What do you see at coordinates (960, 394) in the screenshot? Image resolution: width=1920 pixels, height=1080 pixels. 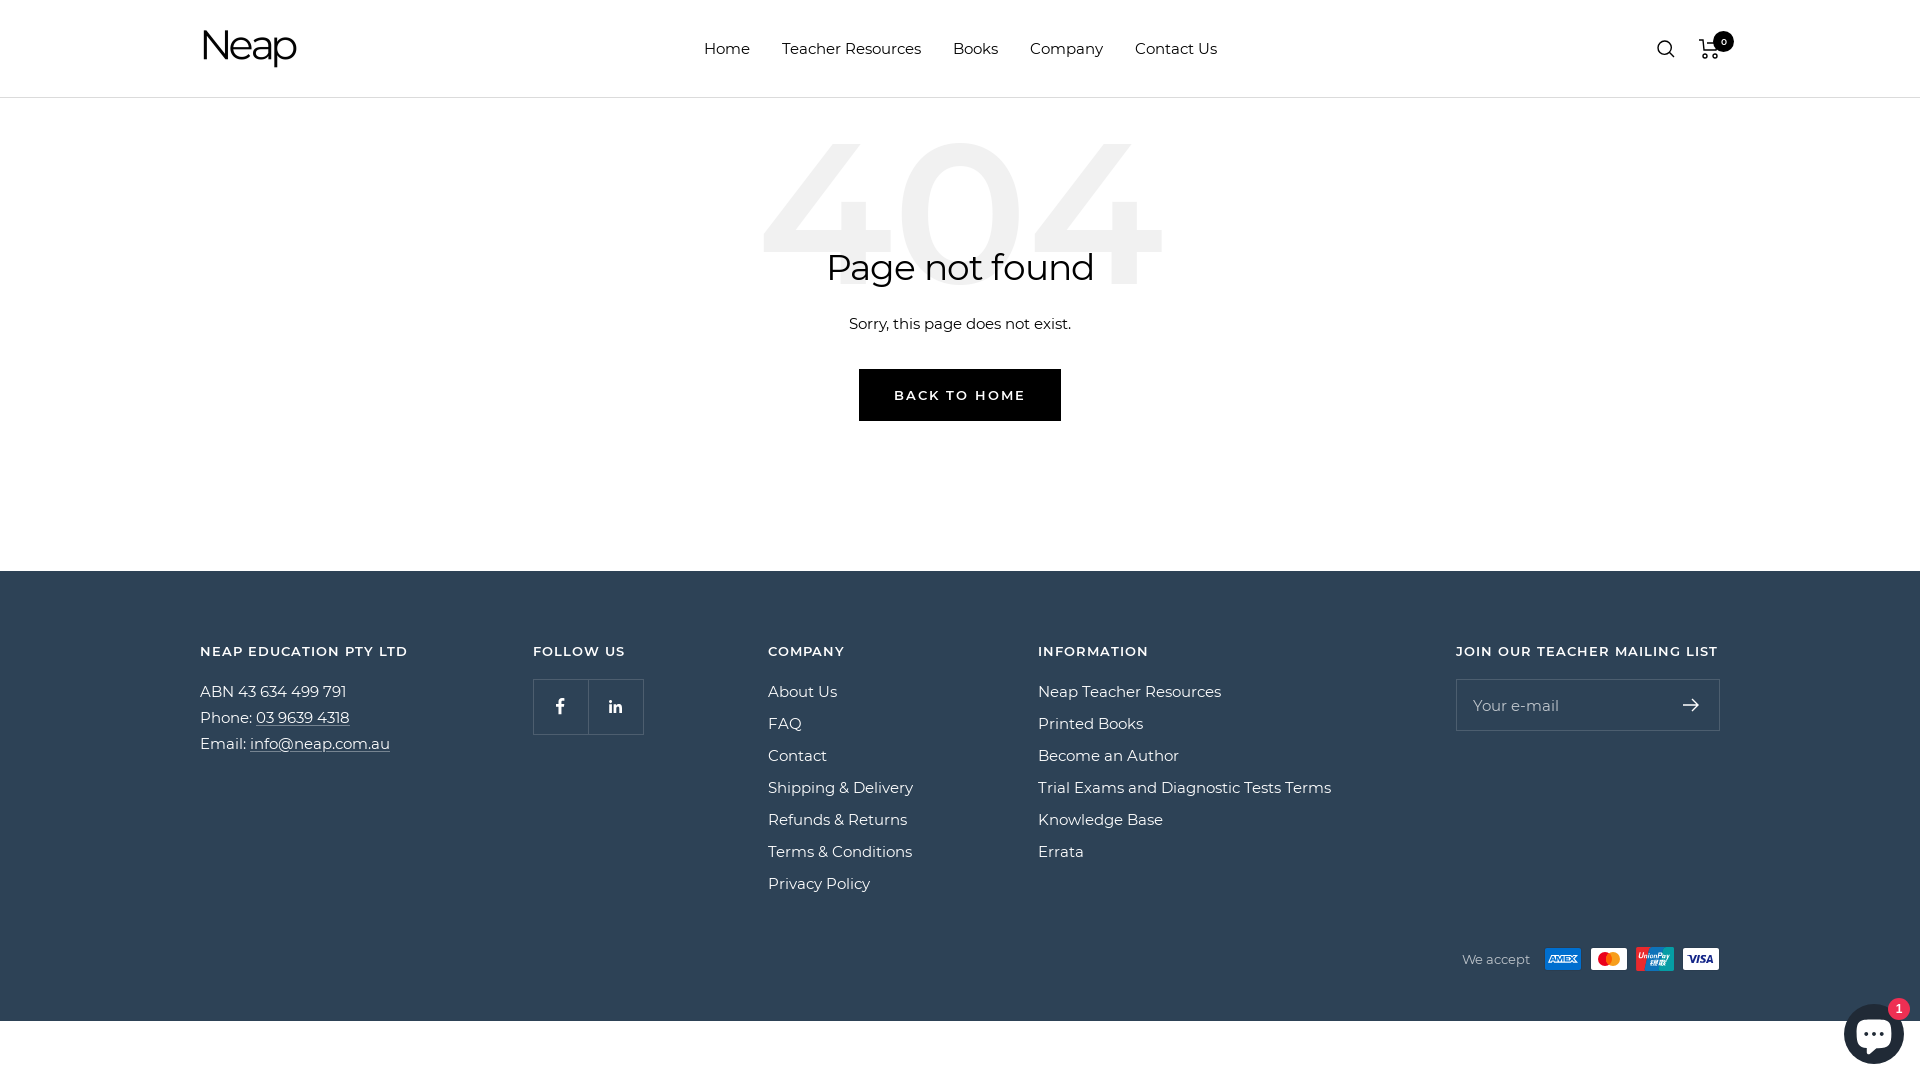 I see `'BACK TO HOME'` at bounding box center [960, 394].